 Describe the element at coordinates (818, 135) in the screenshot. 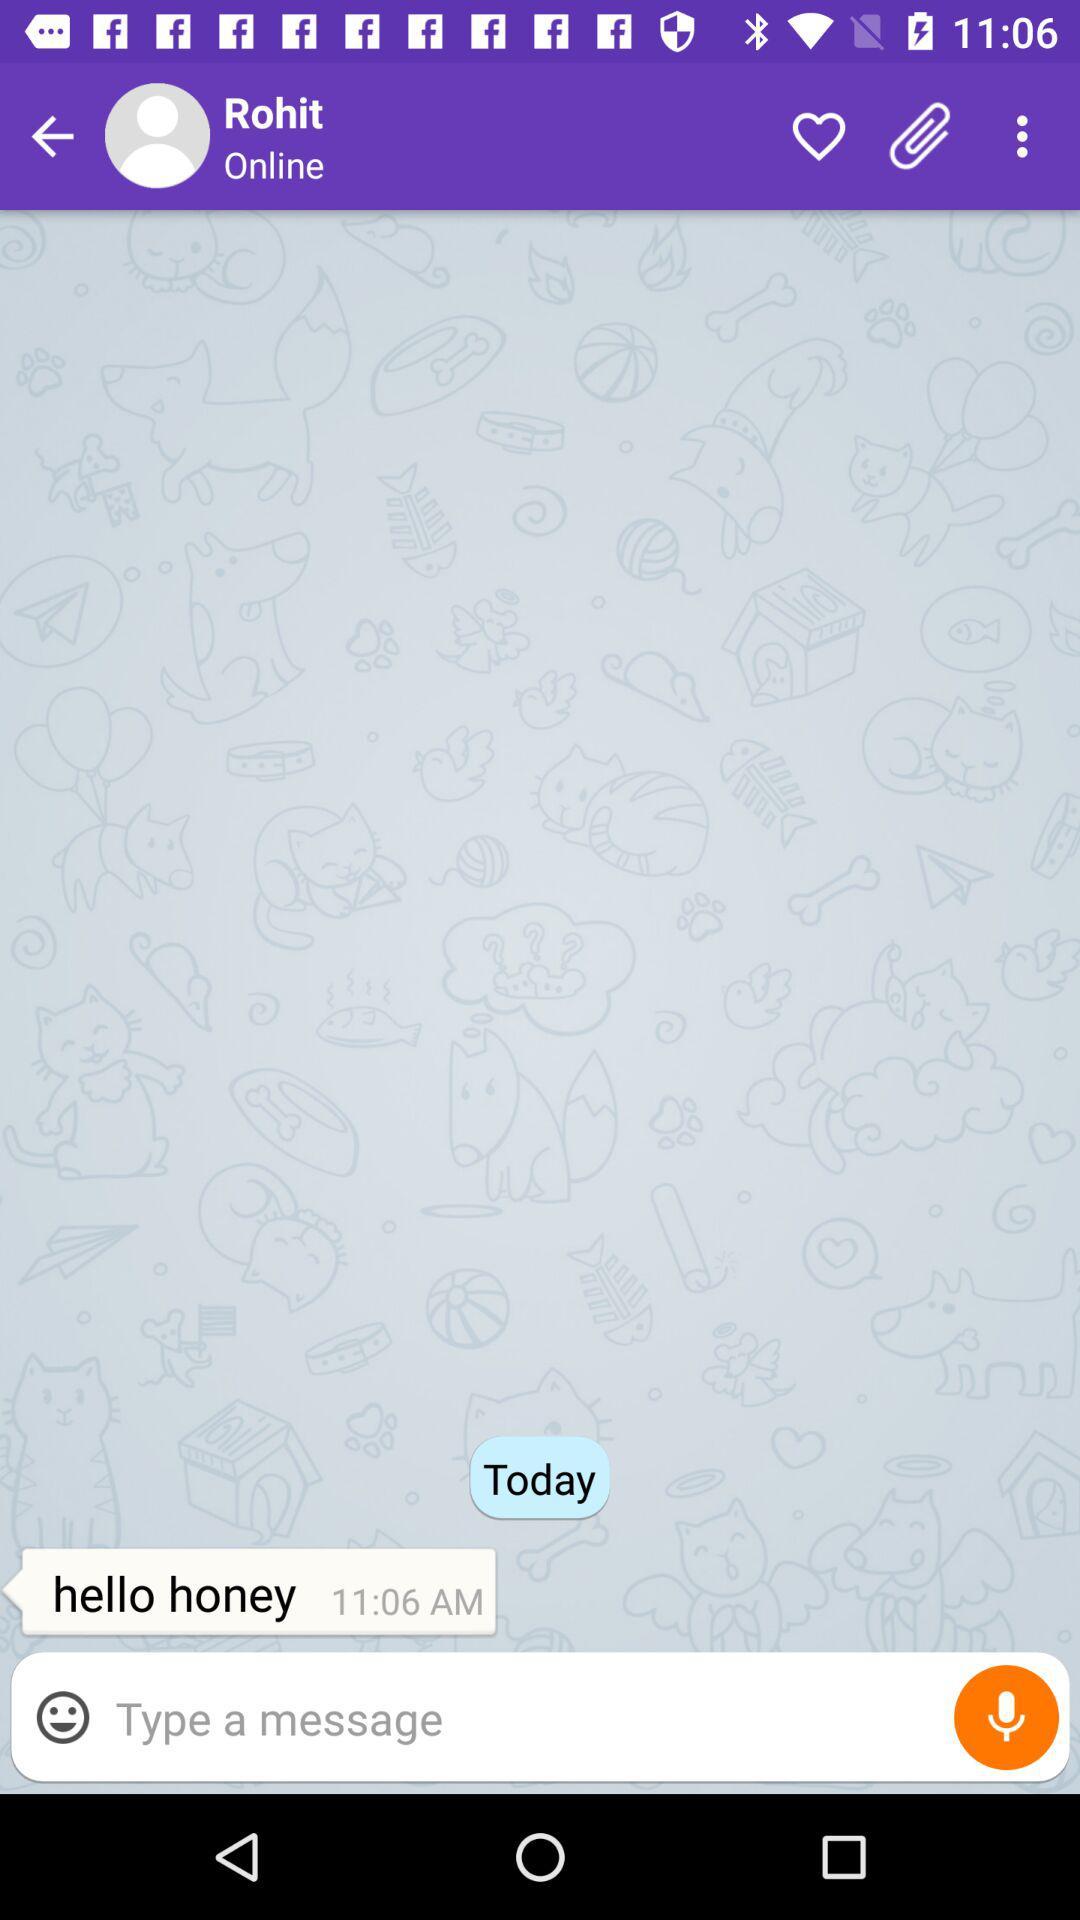

I see `the icon to the right of online item` at that location.